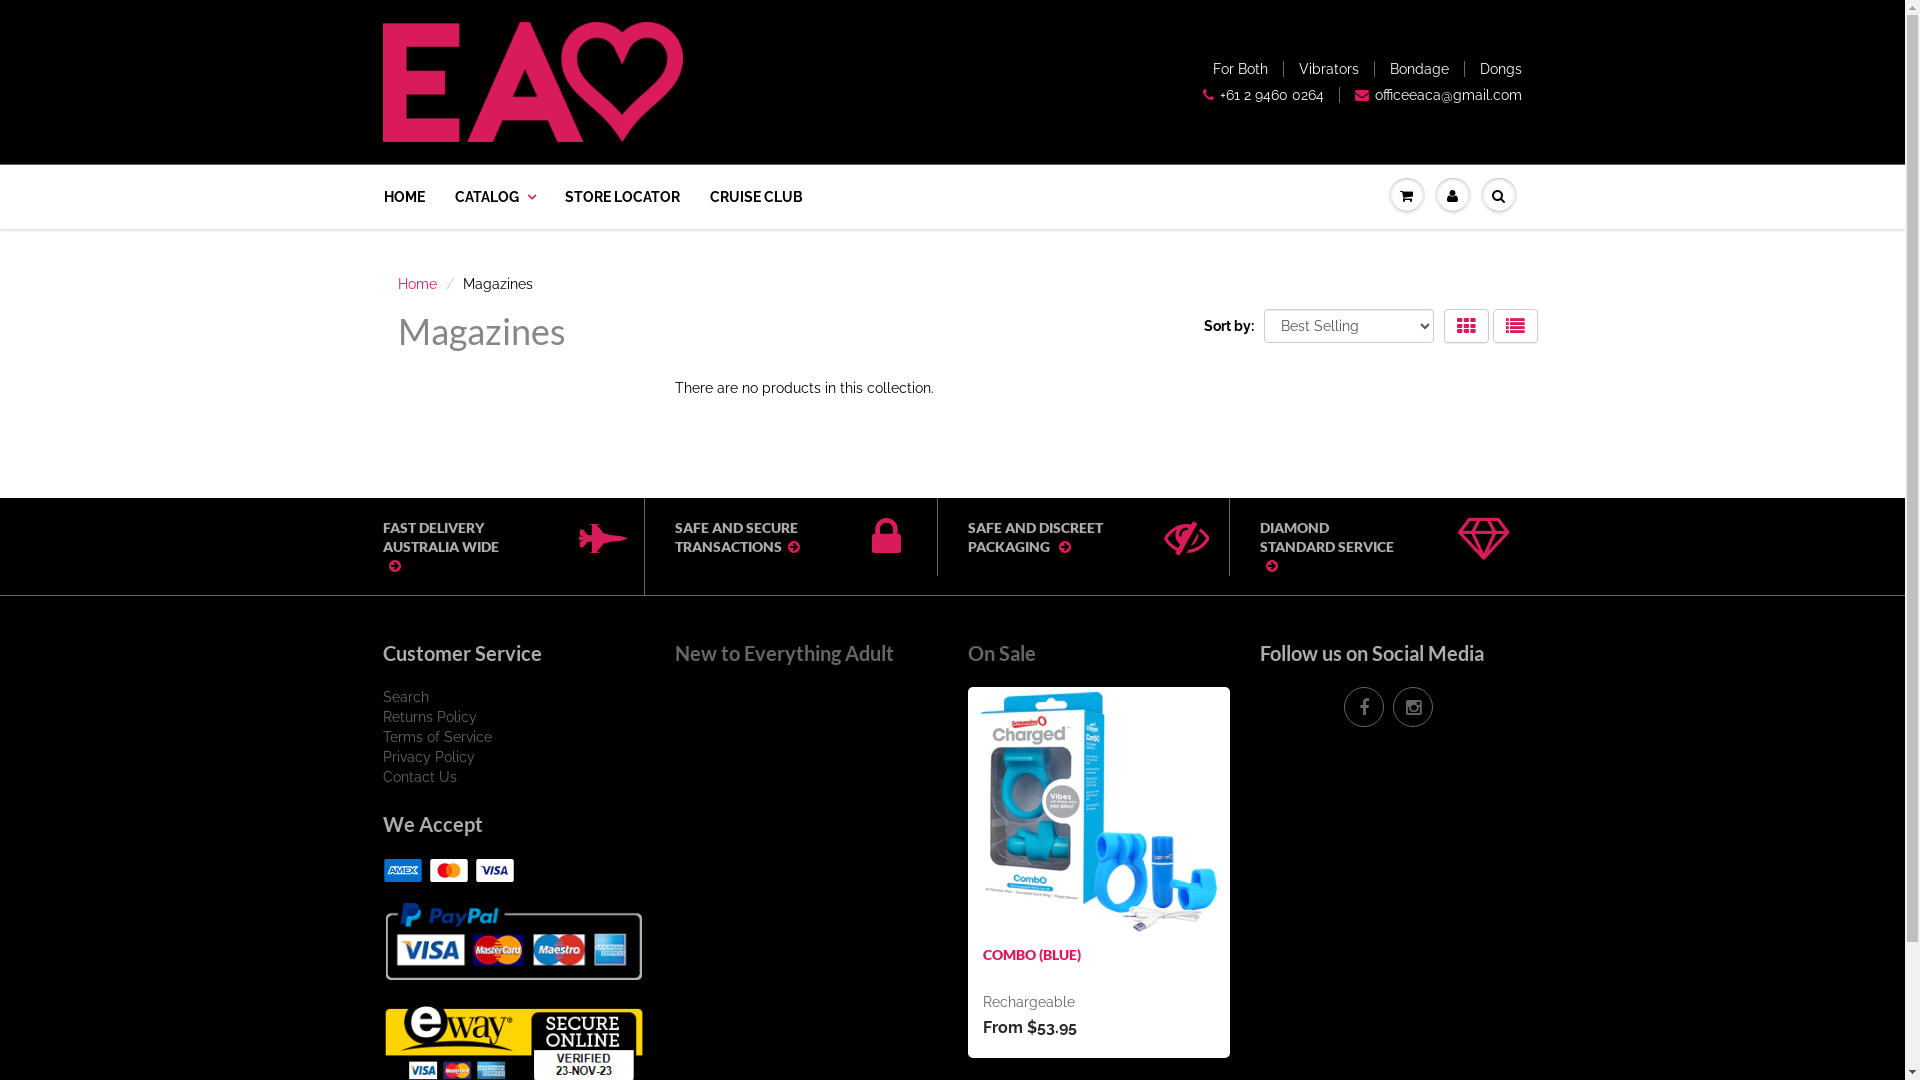 Image resolution: width=1920 pixels, height=1080 pixels. Describe the element at coordinates (968, 535) in the screenshot. I see `'SAFE AND DISCREET PACKAGING'` at that location.